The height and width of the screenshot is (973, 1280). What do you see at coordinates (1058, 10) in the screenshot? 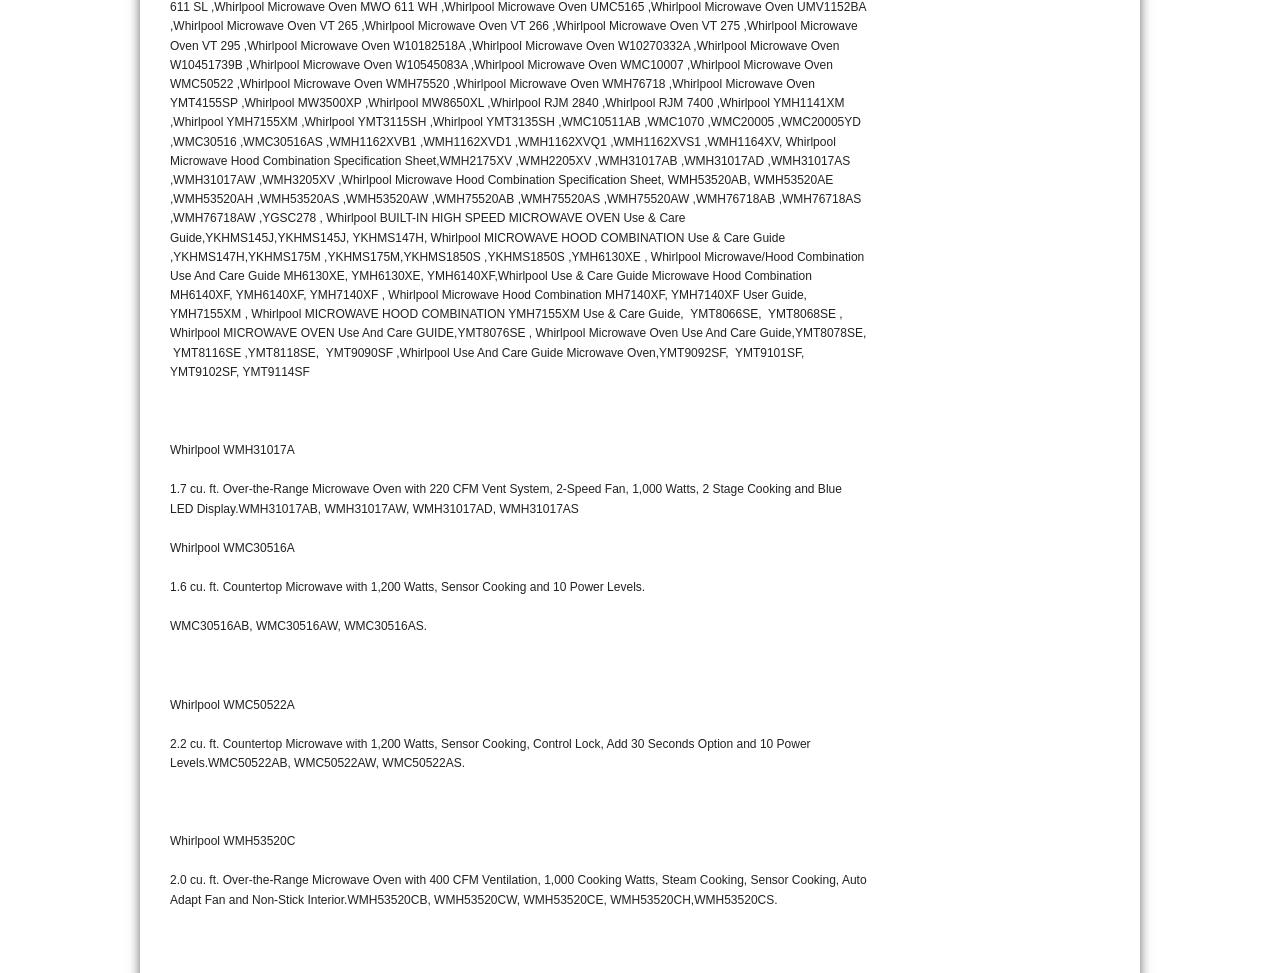
I see `'10273'` at bounding box center [1058, 10].